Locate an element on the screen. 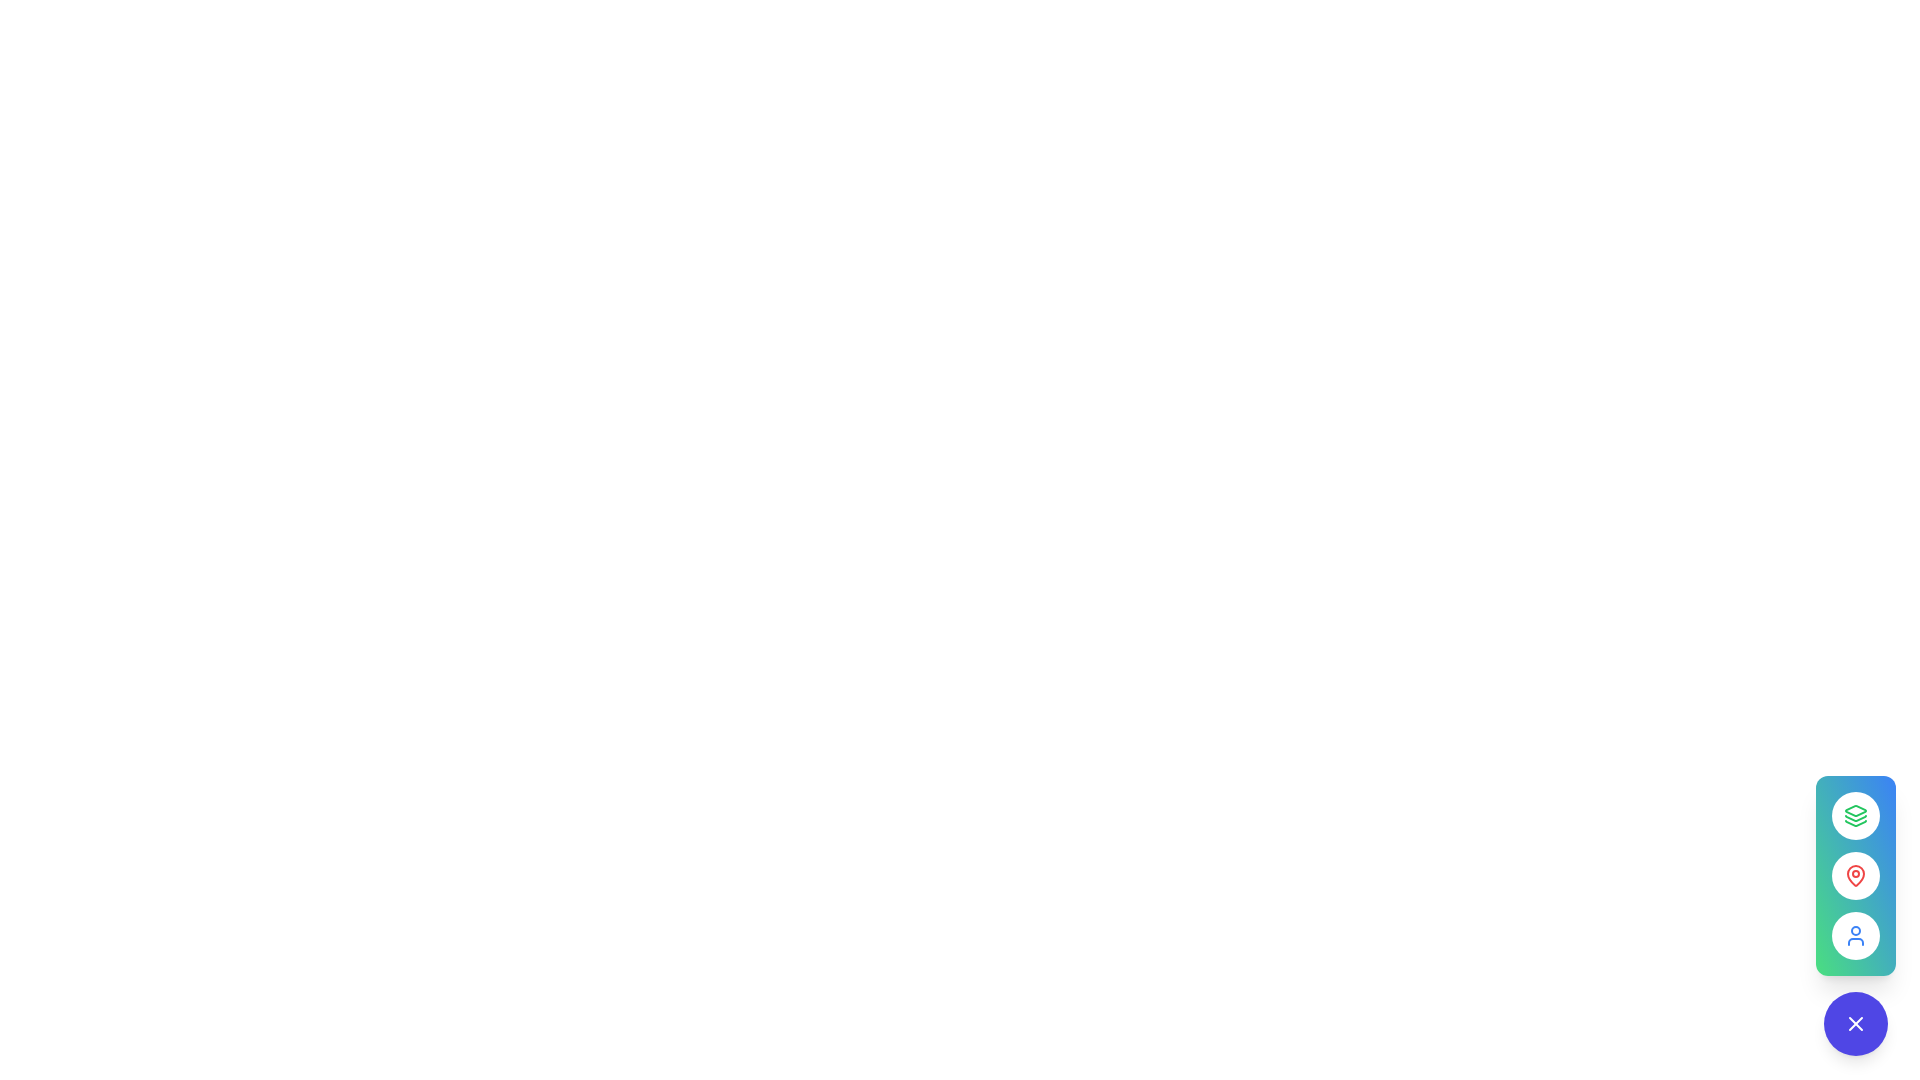  the circular purple close icon button located at the bottom-right corner of the interface is located at coordinates (1855, 1023).